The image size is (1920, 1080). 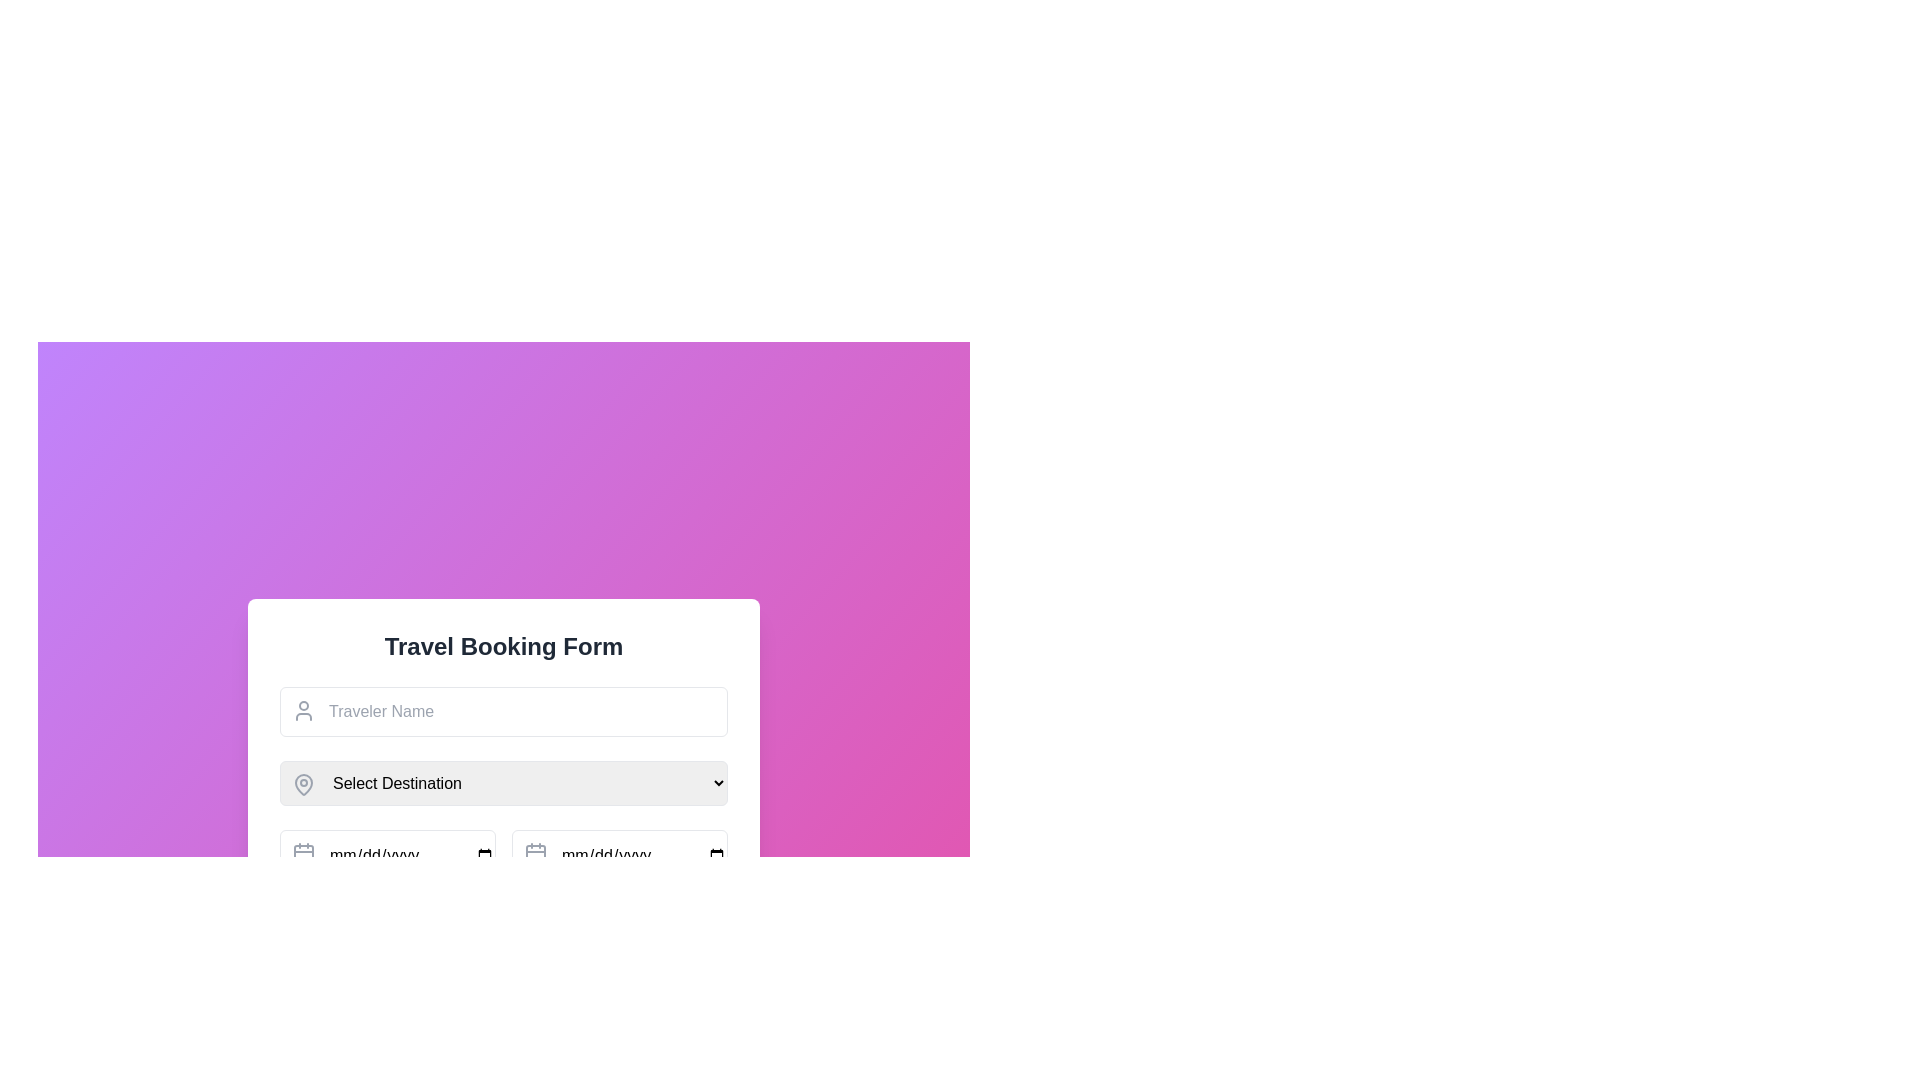 What do you see at coordinates (302, 784) in the screenshot?
I see `the map pin icon, which is a stylized location marker outlined in gray, located inside the 'Select Destination' input field, aligned to the left side` at bounding box center [302, 784].